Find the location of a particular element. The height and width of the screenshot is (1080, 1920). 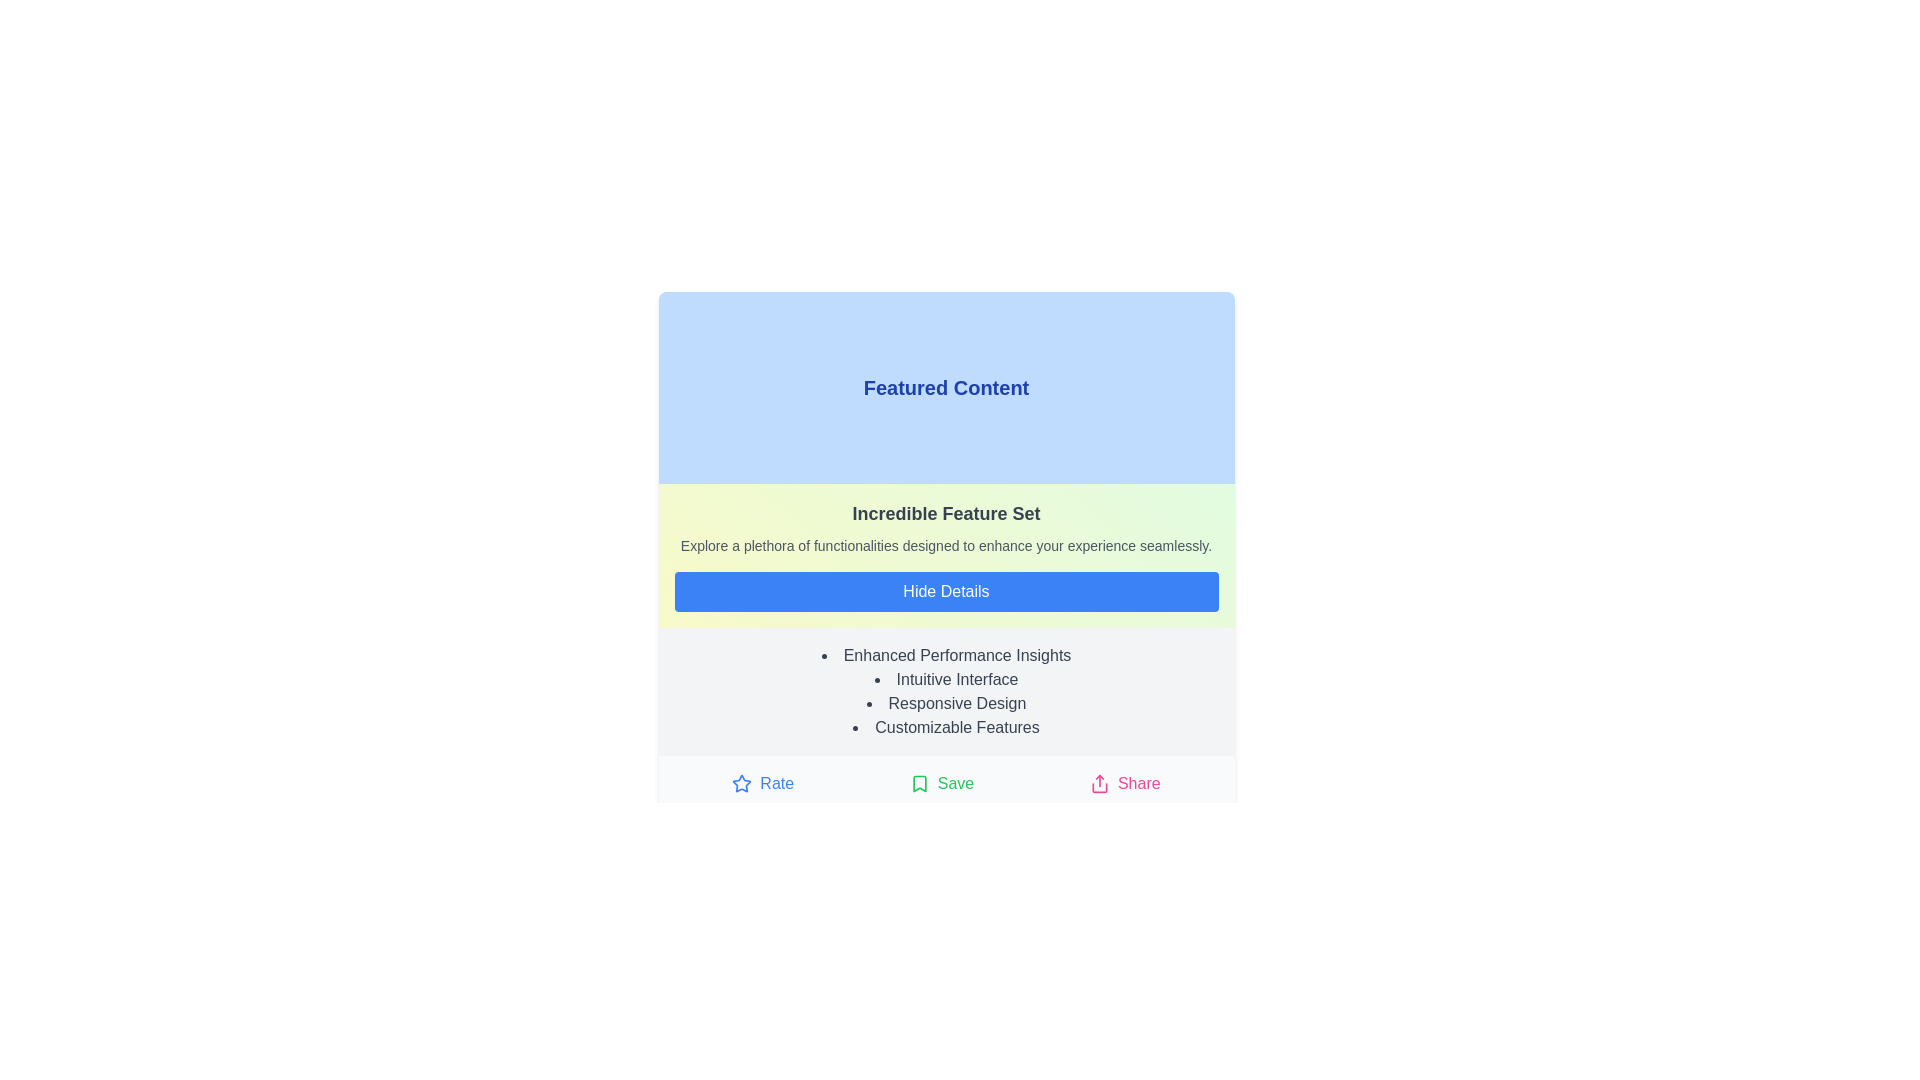

the pink 'Share' icon located at the bottom-right corner of the main content section is located at coordinates (1098, 782).